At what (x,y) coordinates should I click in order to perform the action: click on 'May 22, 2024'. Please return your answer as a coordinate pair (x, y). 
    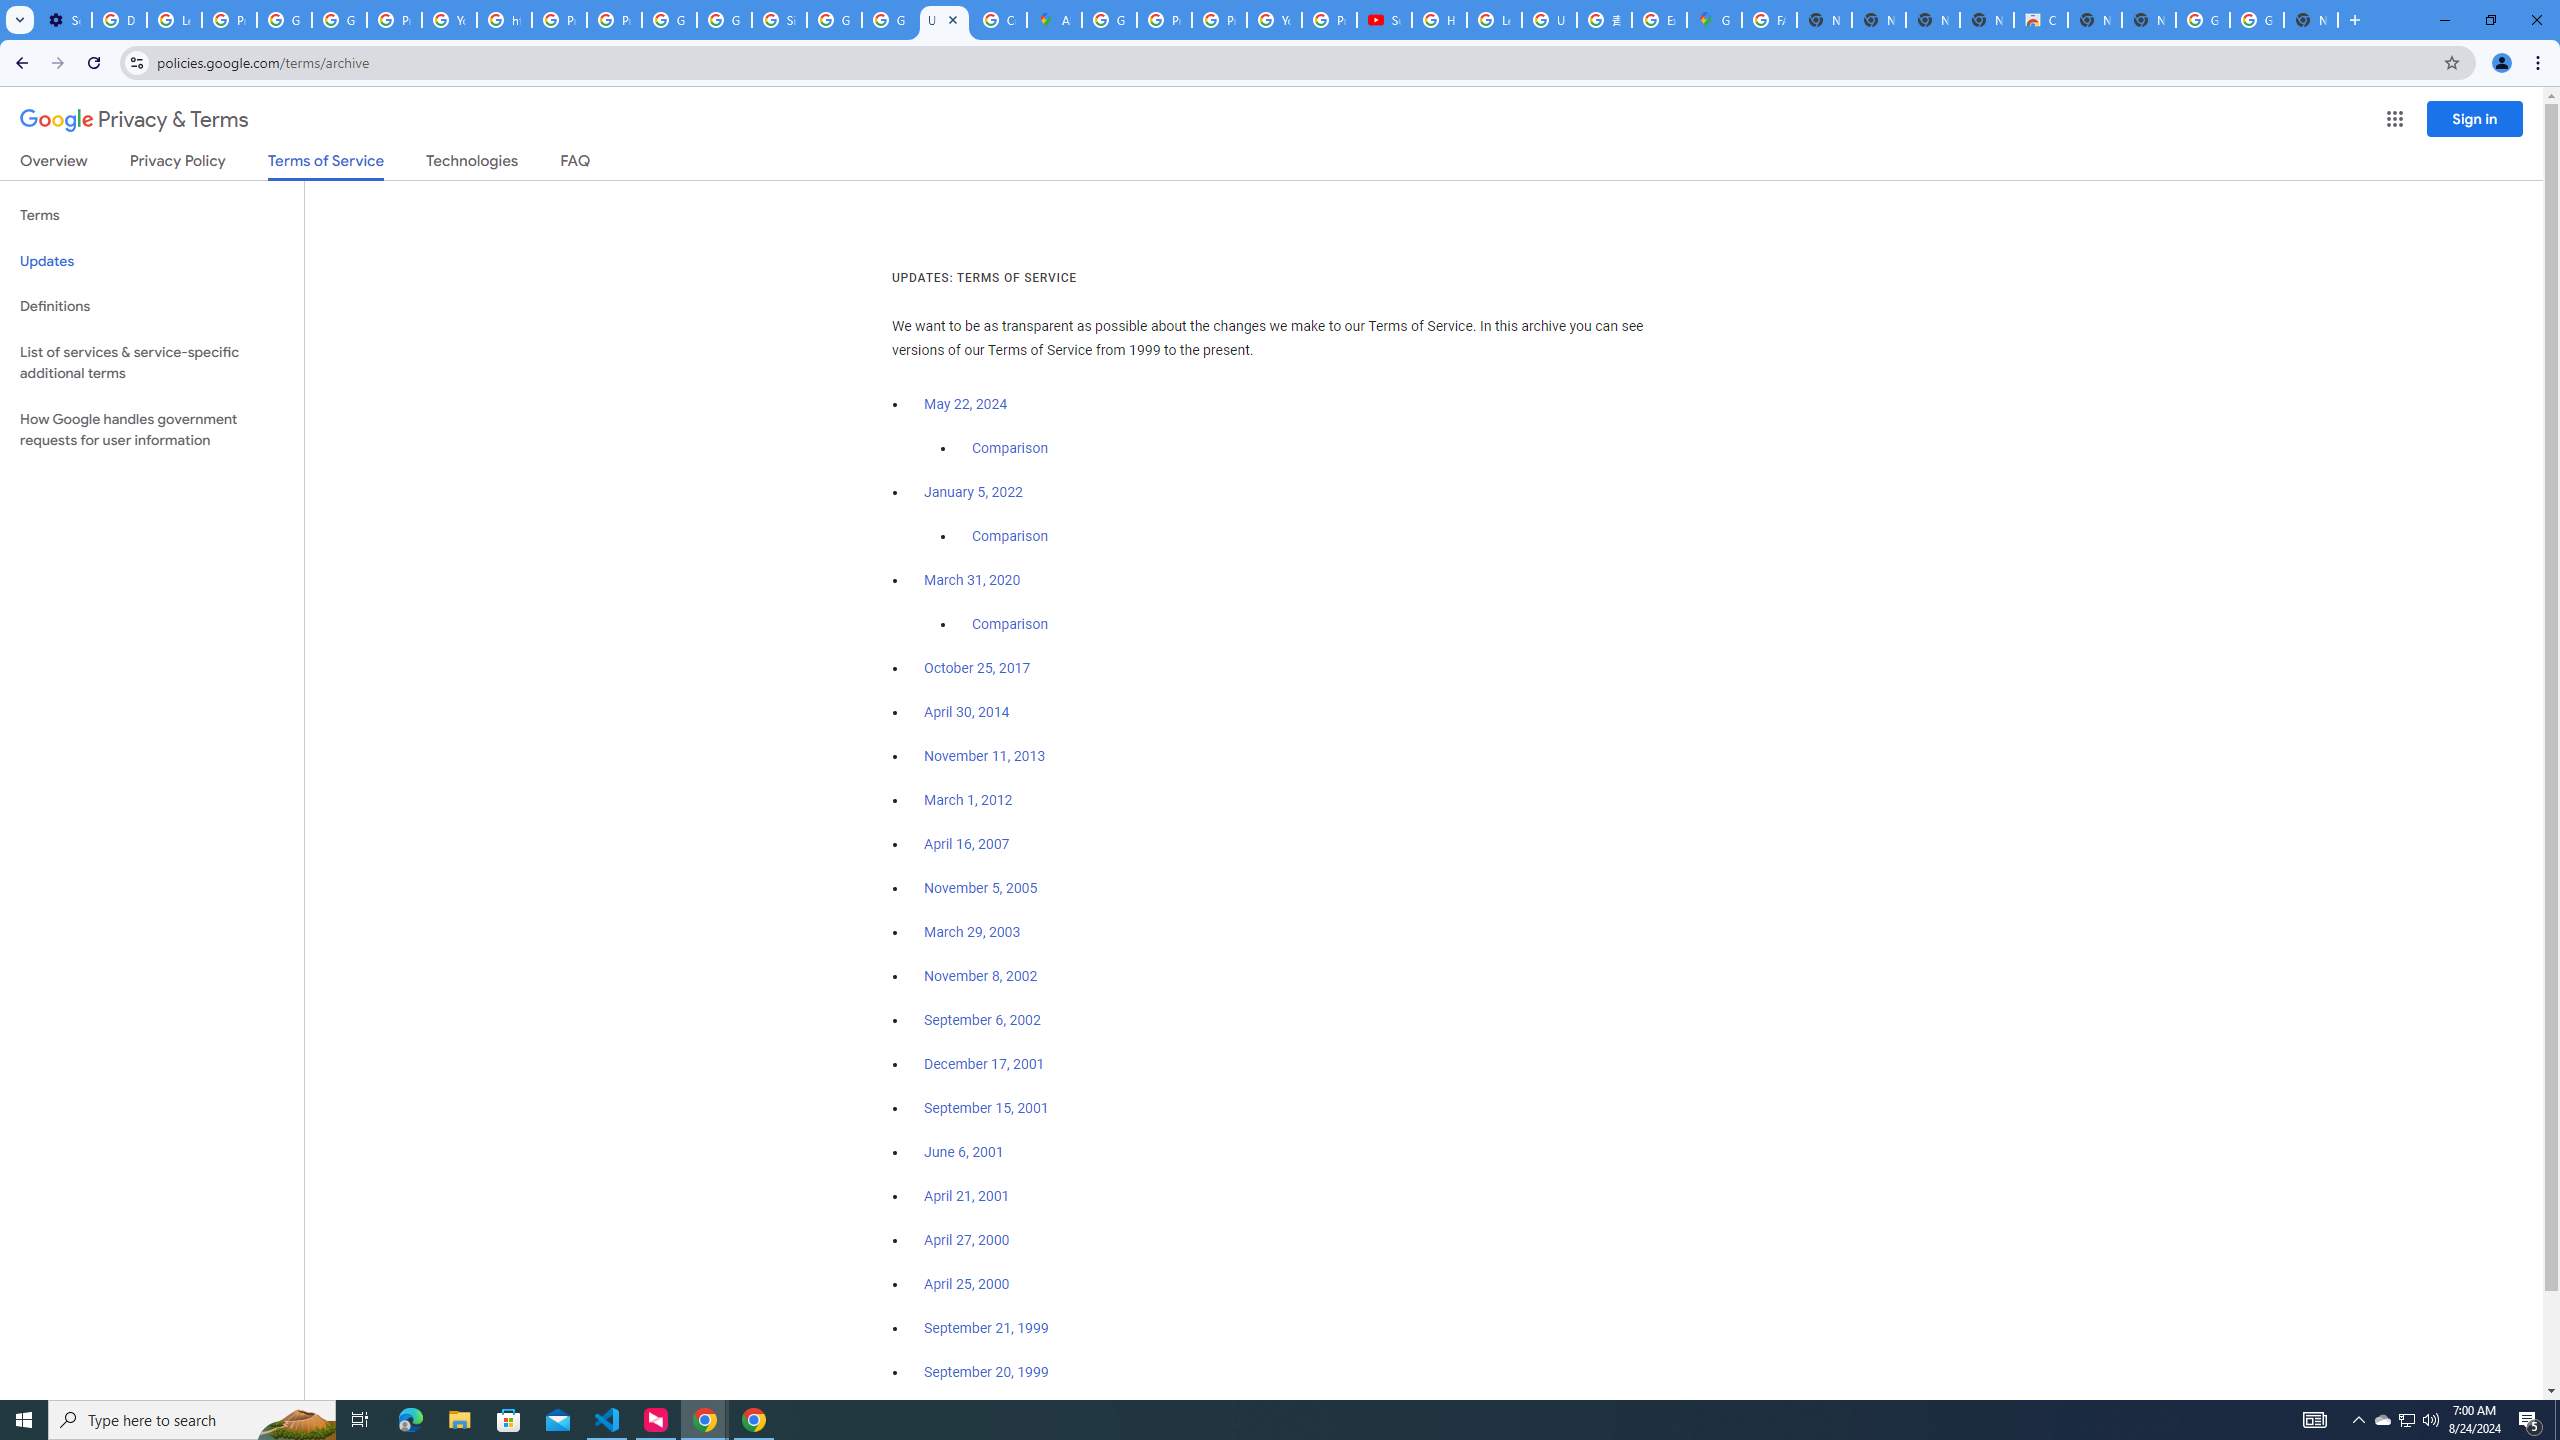
    Looking at the image, I should click on (966, 405).